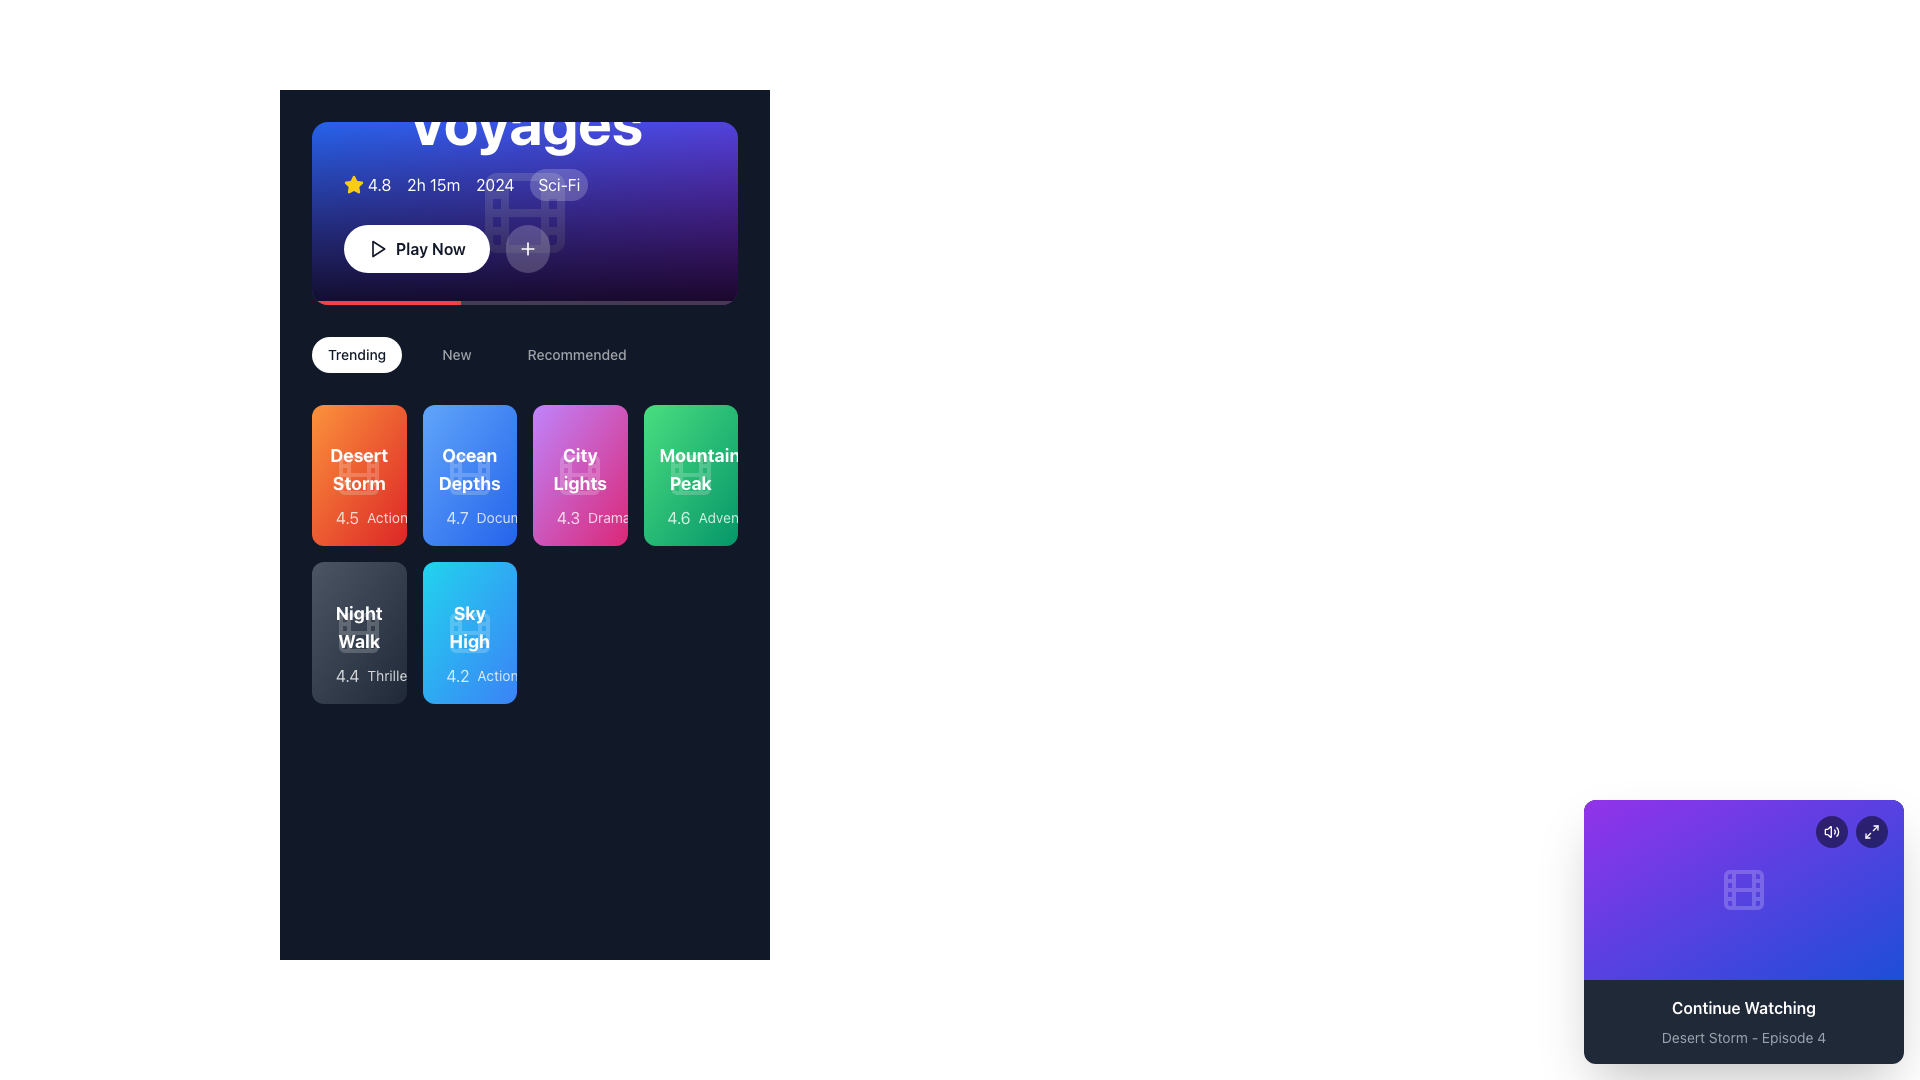  Describe the element at coordinates (468, 633) in the screenshot. I see `the movie icon located in the second row and second column of the card layout, which is situated underneath the 'Ocean Depths' card and next to the 'Night Walk' card` at that location.